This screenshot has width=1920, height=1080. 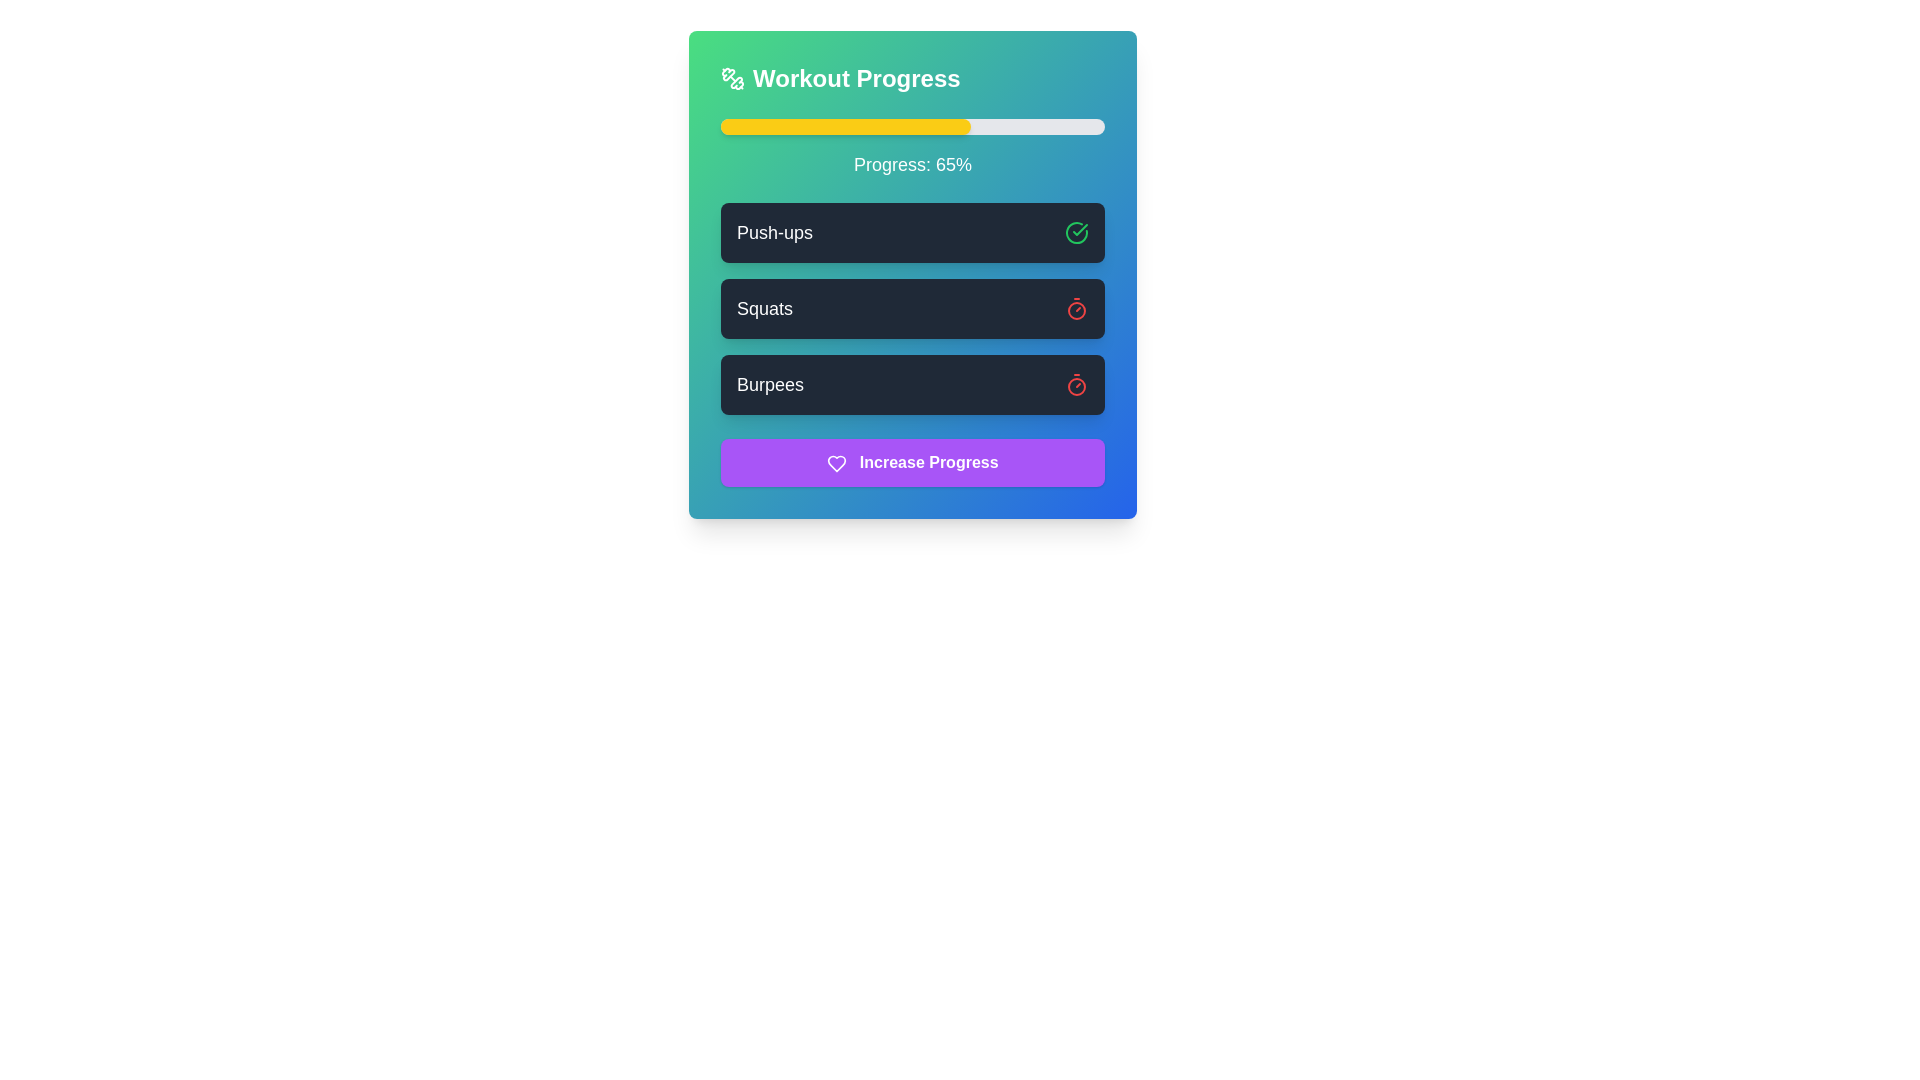 What do you see at coordinates (1075, 385) in the screenshot?
I see `the timing or progress icon related to the 'Burpees' item, located to the right side of the 'Burpees' text label` at bounding box center [1075, 385].